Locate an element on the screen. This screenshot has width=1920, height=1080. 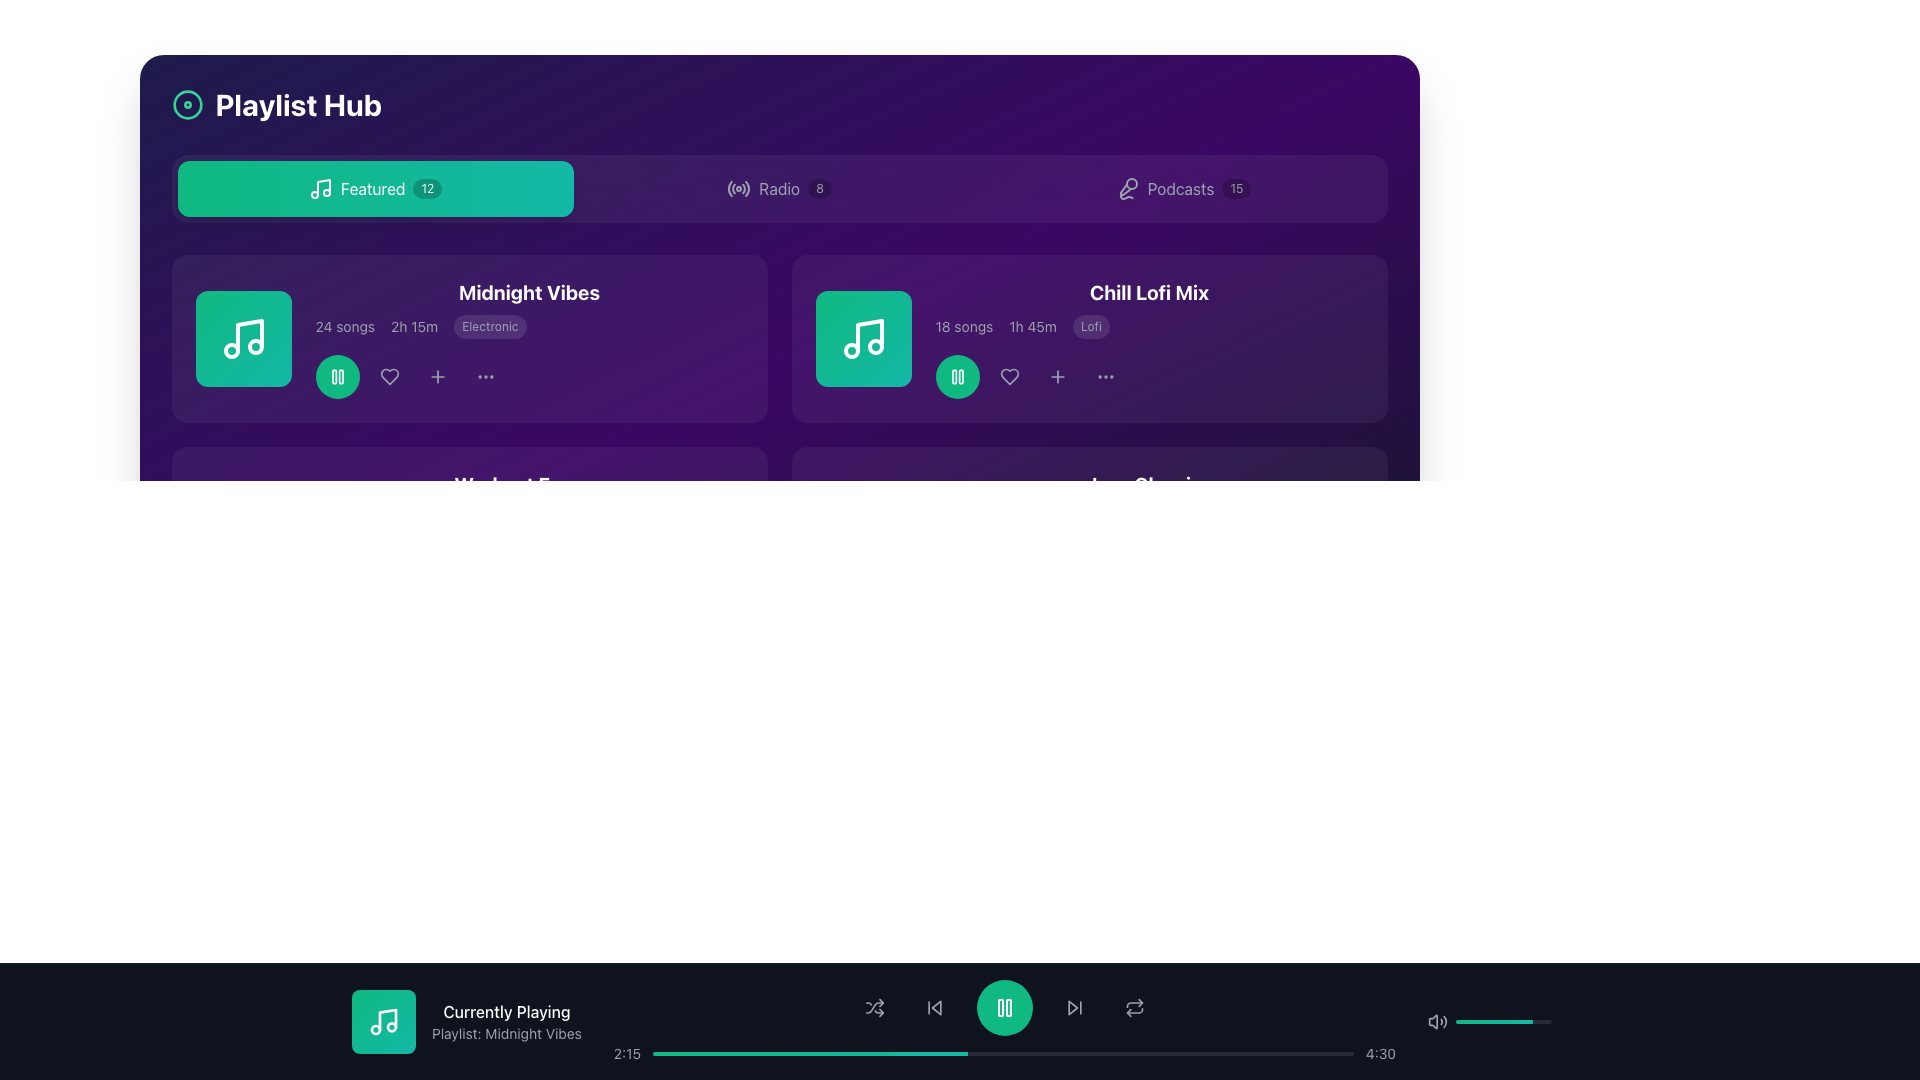
the text label displaying 'Midnight Vibes' in bold white font, located at the upper portion of the playlist card against a dark purple background is located at coordinates (529, 293).